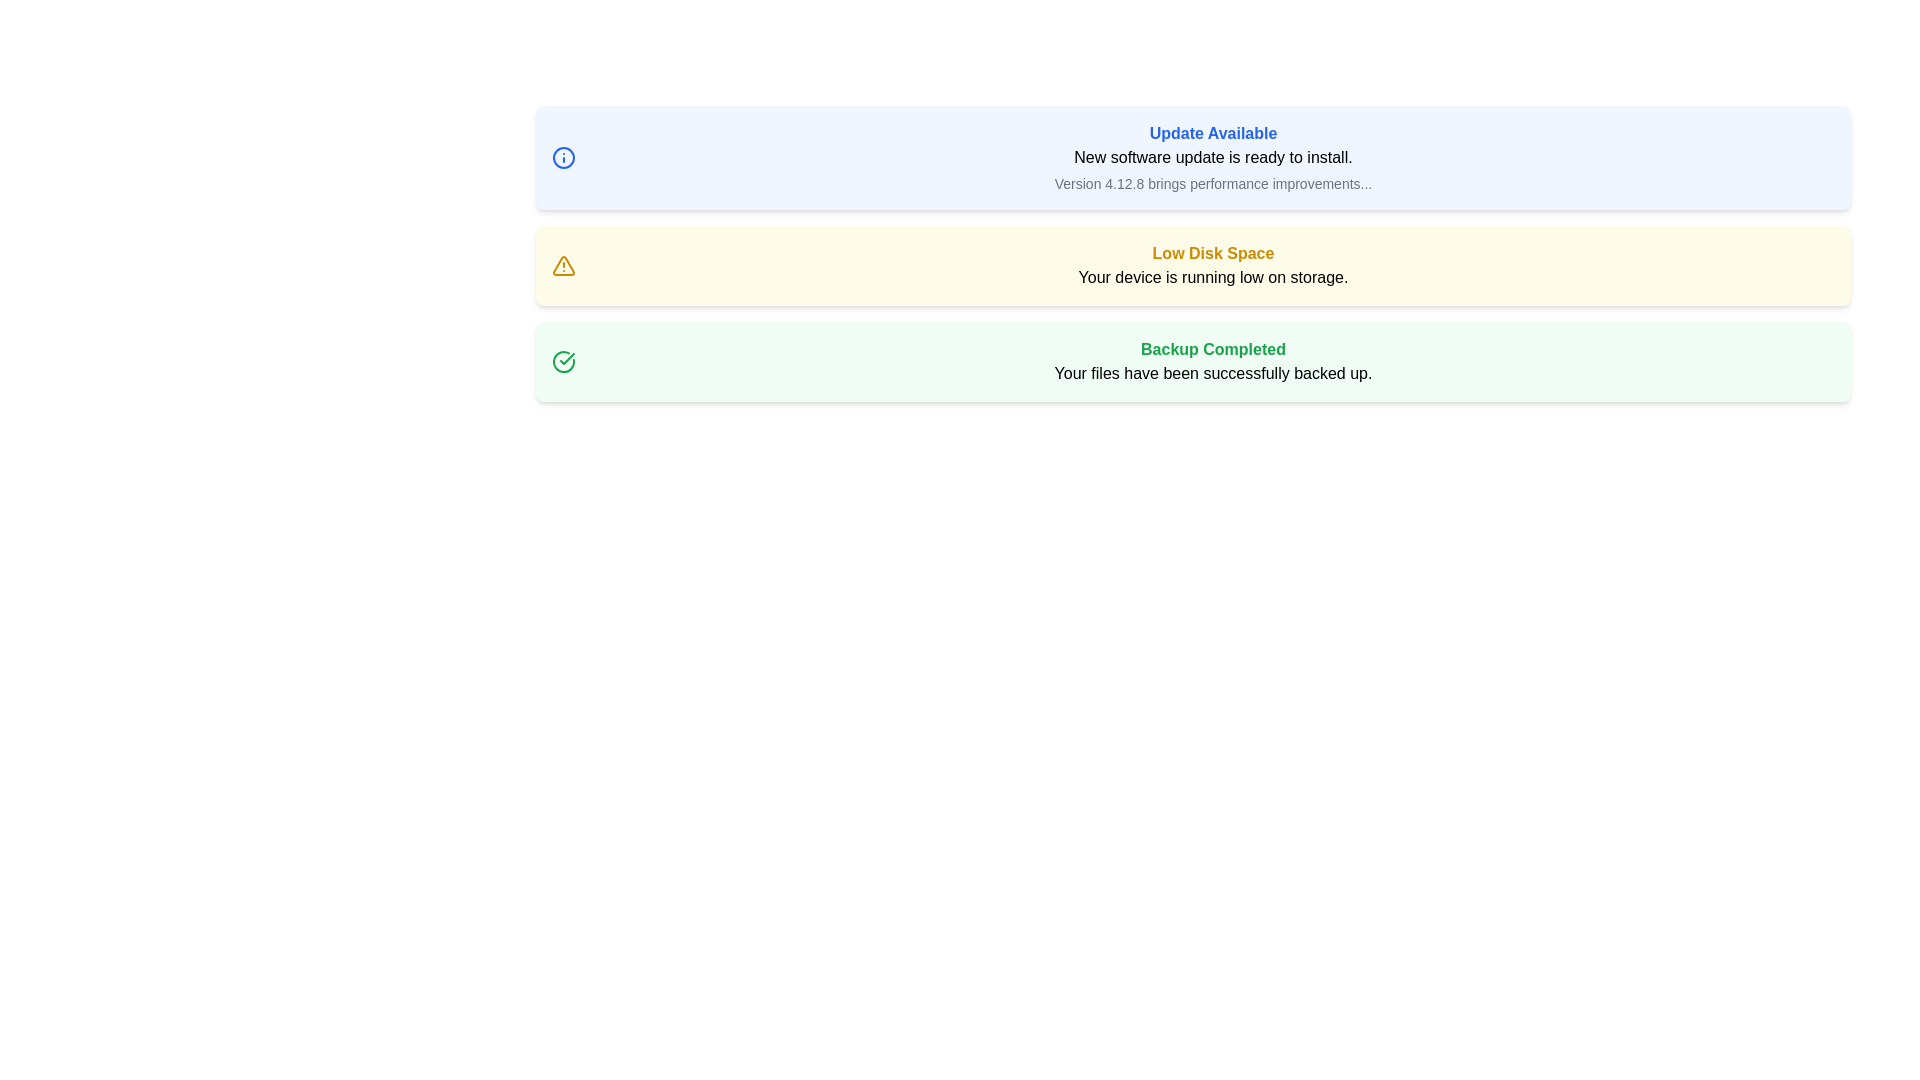  What do you see at coordinates (1212, 265) in the screenshot?
I see `the informational alert box that displays 'Low Disk Space' with a subtitle indicating low storage` at bounding box center [1212, 265].